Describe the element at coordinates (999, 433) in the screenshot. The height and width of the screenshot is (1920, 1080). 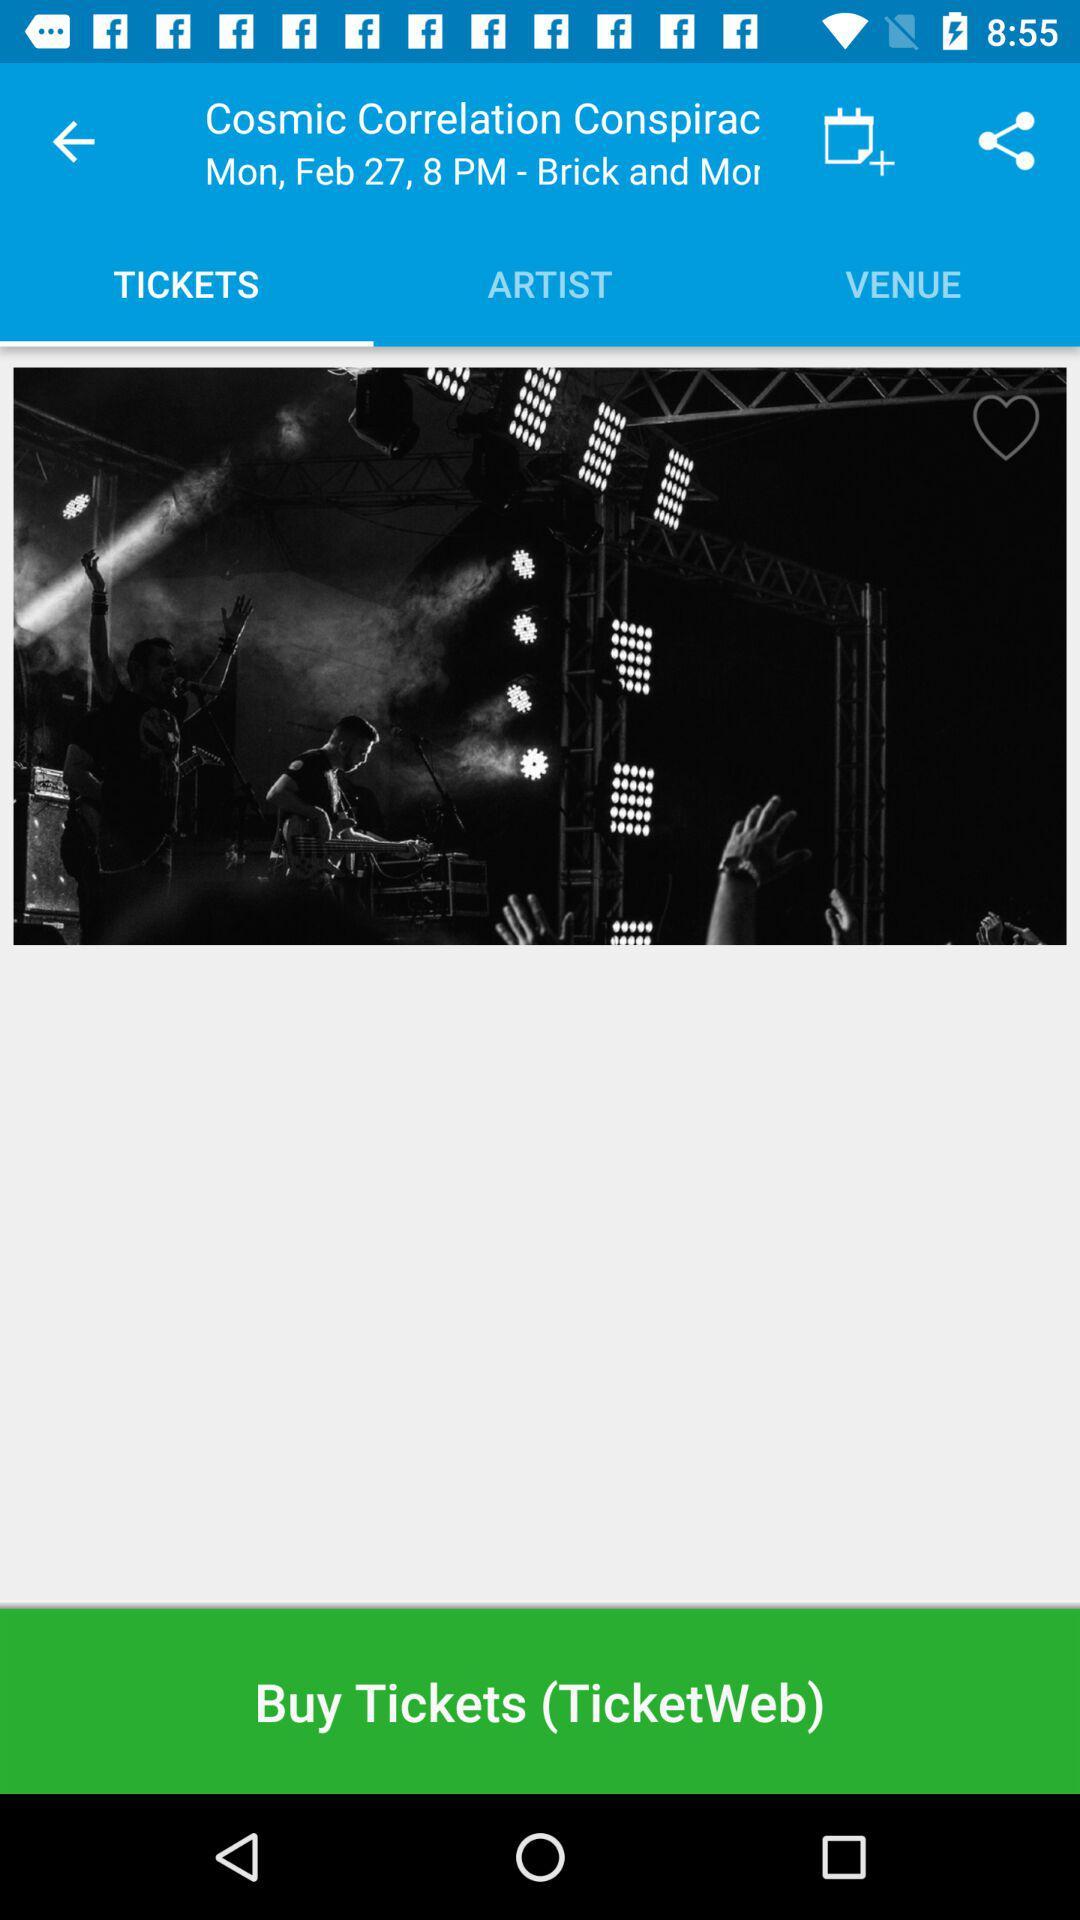
I see `the favorite icon` at that location.